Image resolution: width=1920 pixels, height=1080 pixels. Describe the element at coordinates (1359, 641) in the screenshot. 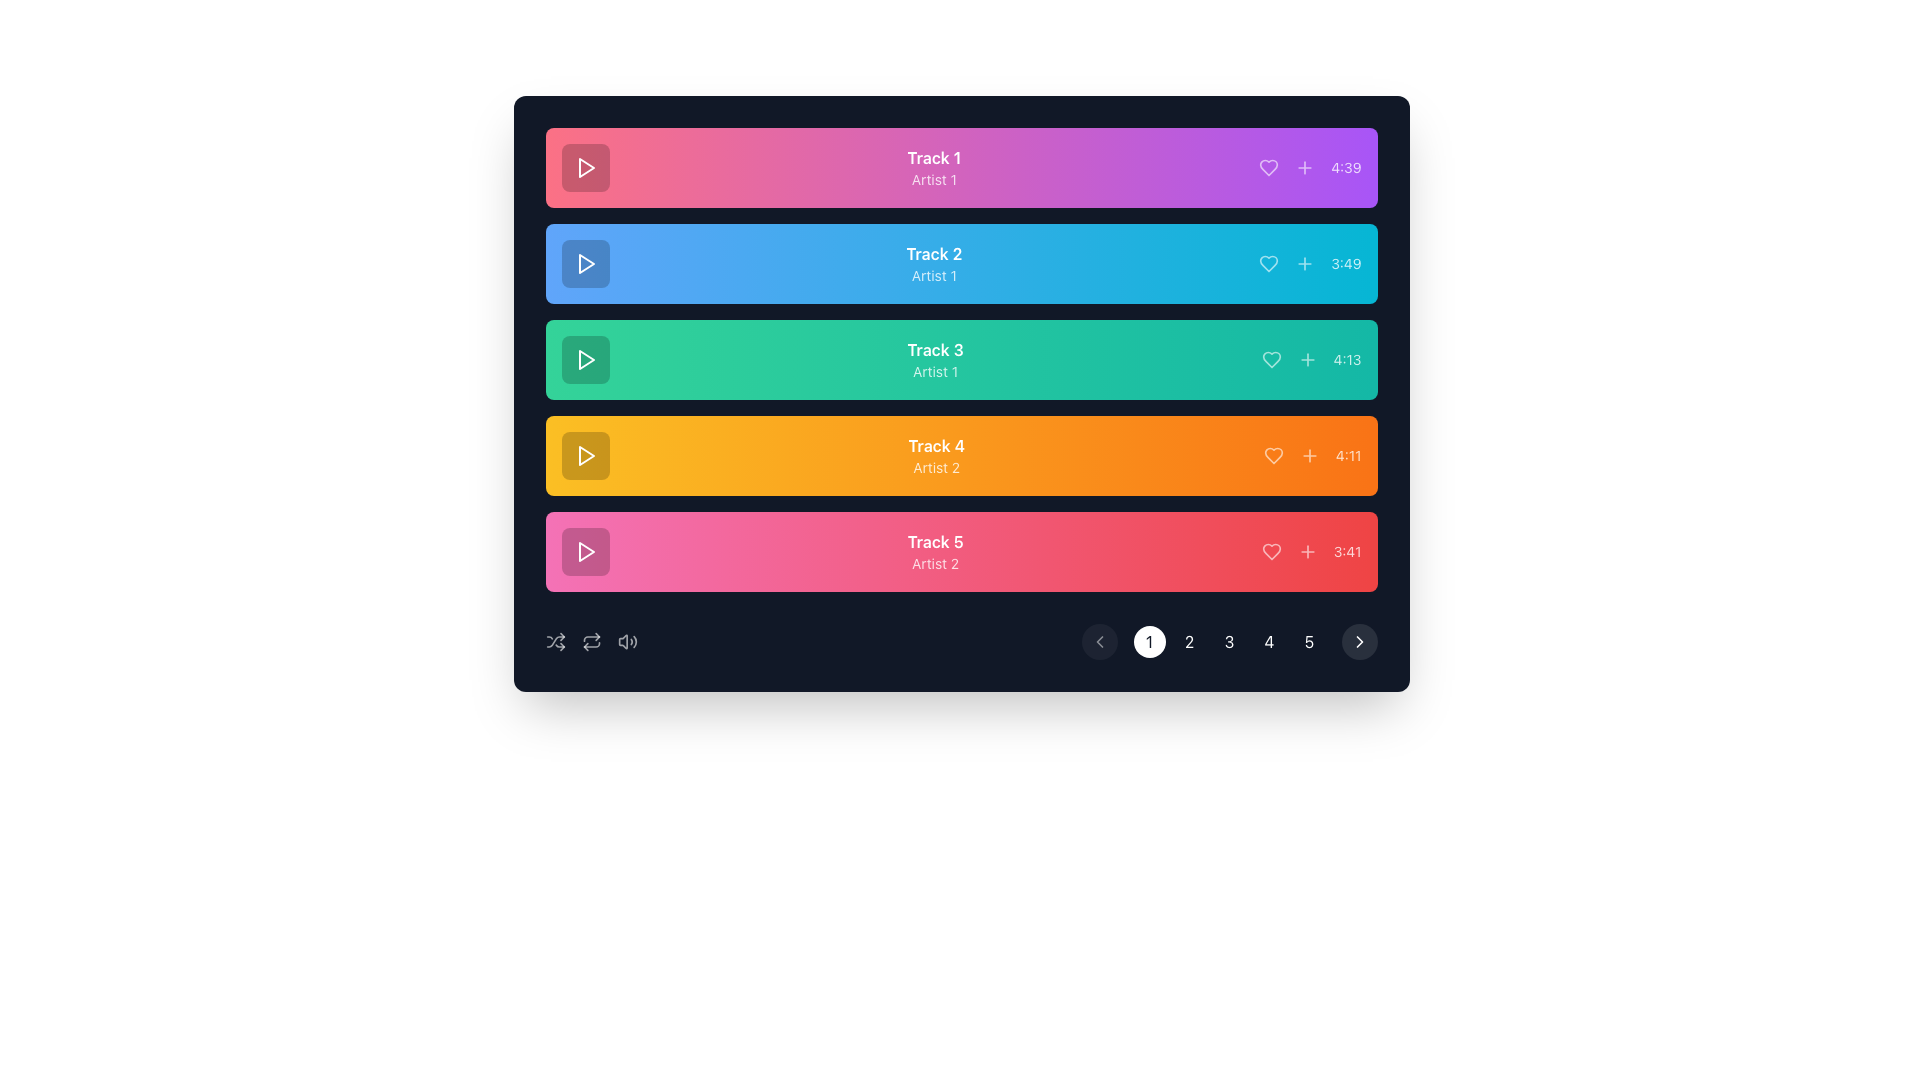

I see `the circular button with a dark background and a right-pointing white chevron` at that location.